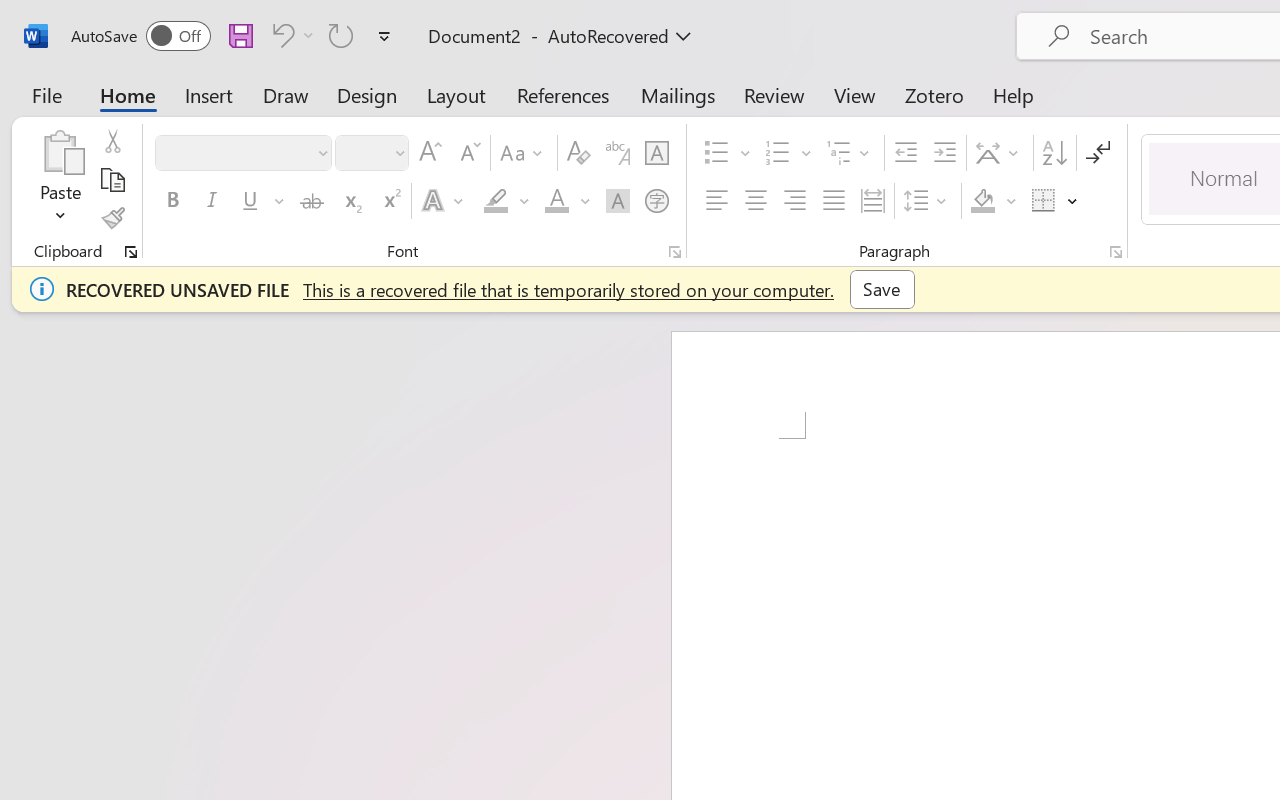 The image size is (1280, 800). What do you see at coordinates (350, 201) in the screenshot?
I see `'Subscript'` at bounding box center [350, 201].